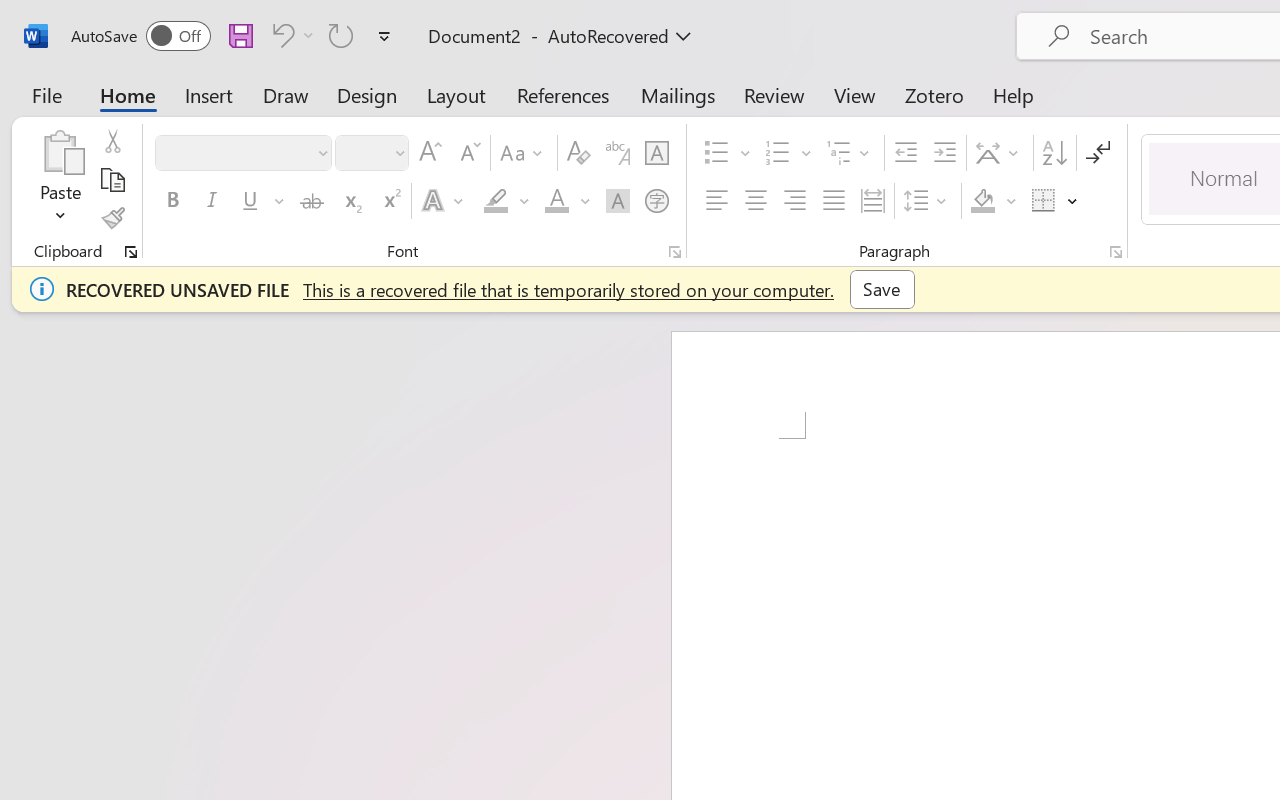 The image size is (1280, 800). What do you see at coordinates (350, 201) in the screenshot?
I see `'Subscript'` at bounding box center [350, 201].